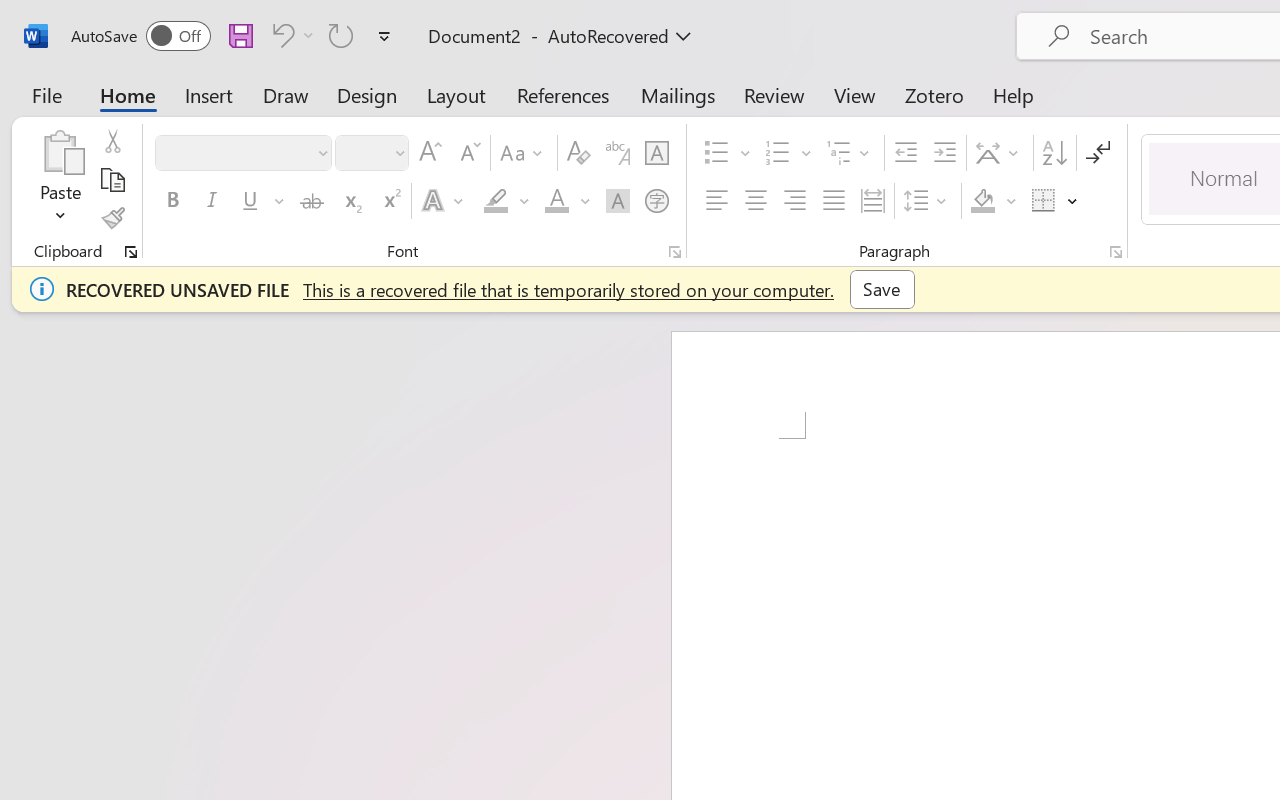 The image size is (1280, 800). What do you see at coordinates (350, 201) in the screenshot?
I see `'Subscript'` at bounding box center [350, 201].